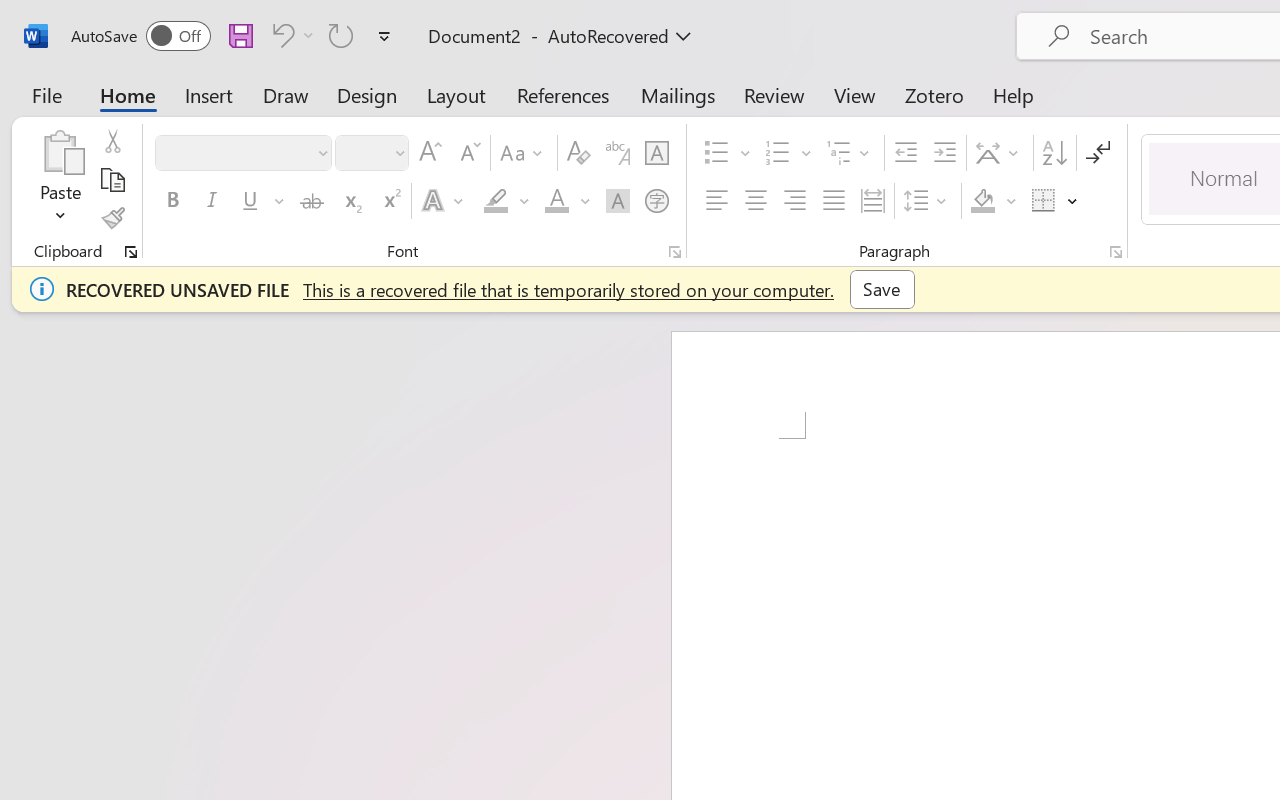 The image size is (1280, 800). What do you see at coordinates (350, 201) in the screenshot?
I see `'Subscript'` at bounding box center [350, 201].